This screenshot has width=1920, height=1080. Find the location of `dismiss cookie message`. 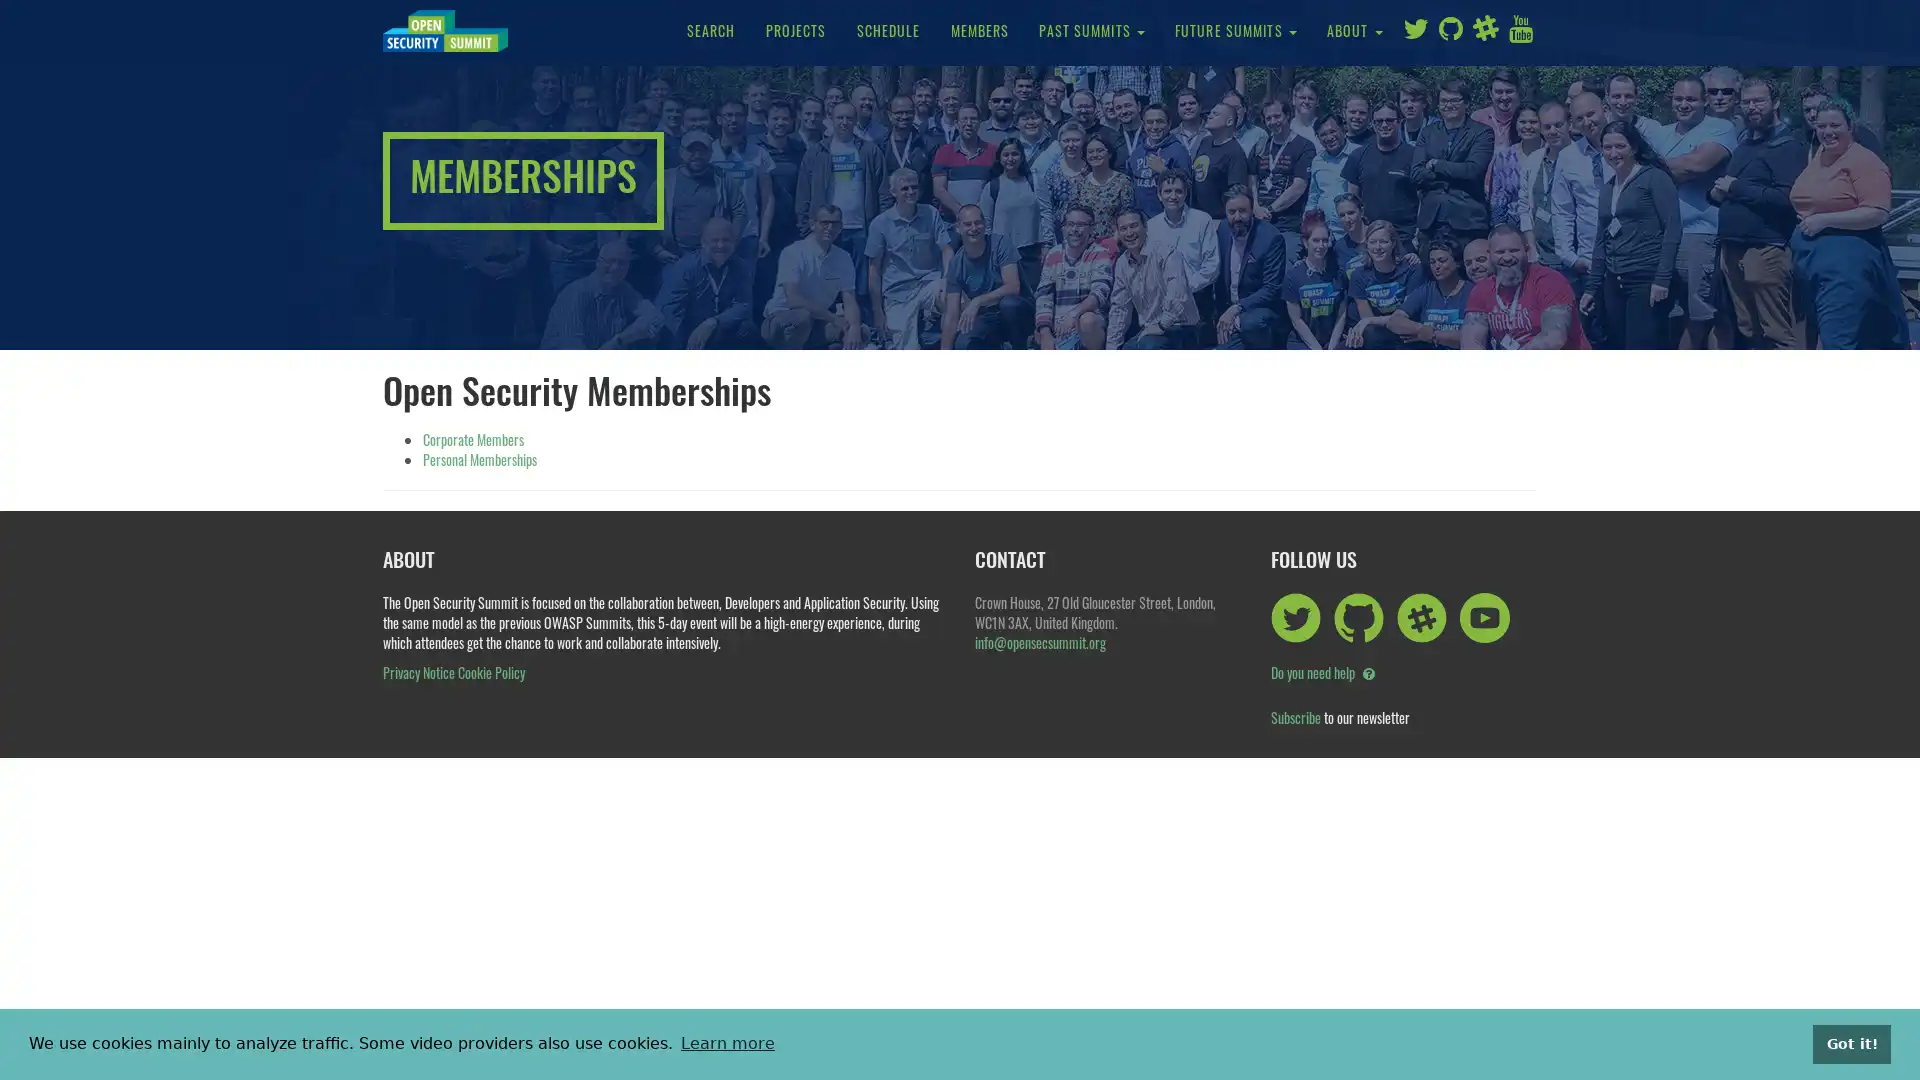

dismiss cookie message is located at coordinates (1851, 1043).